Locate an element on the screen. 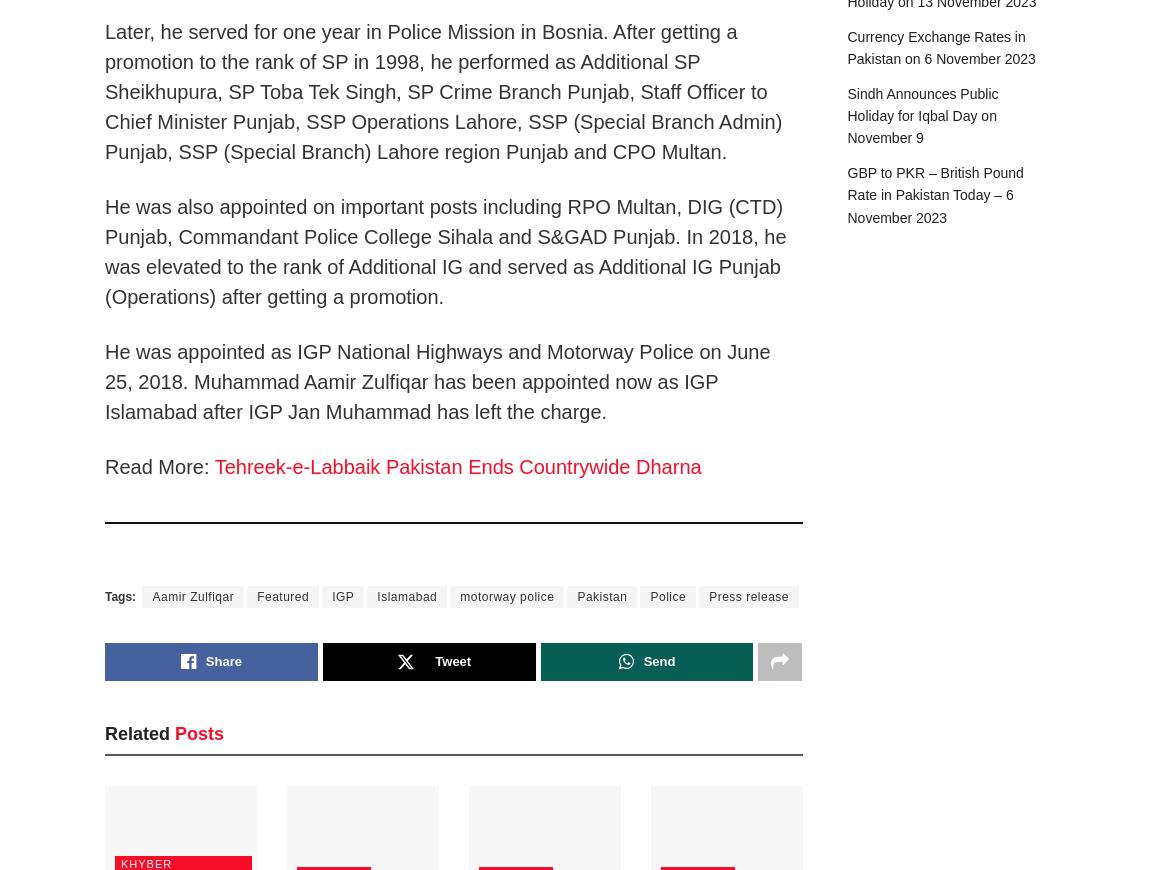 The width and height of the screenshot is (1150, 870). 'Pakistan' is located at coordinates (601, 595).